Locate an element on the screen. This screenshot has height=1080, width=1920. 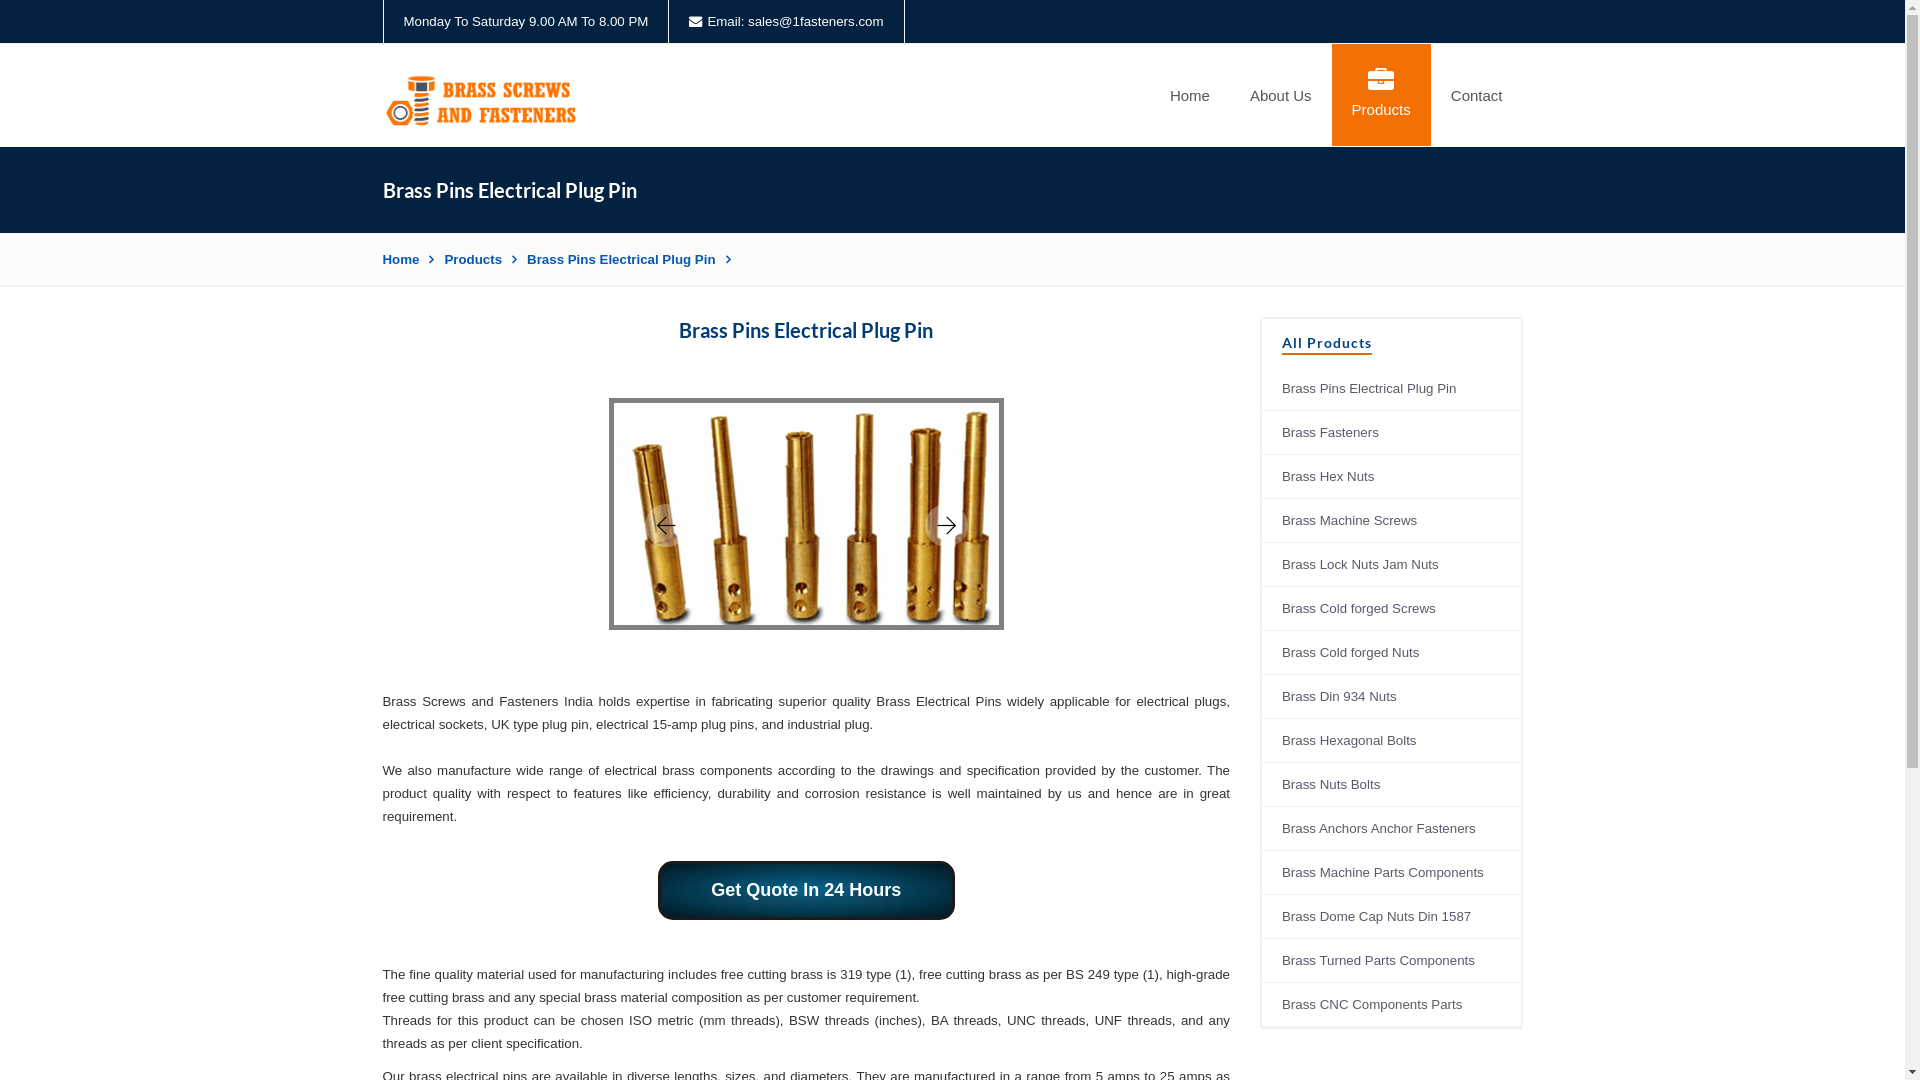
'Products' is located at coordinates (480, 258).